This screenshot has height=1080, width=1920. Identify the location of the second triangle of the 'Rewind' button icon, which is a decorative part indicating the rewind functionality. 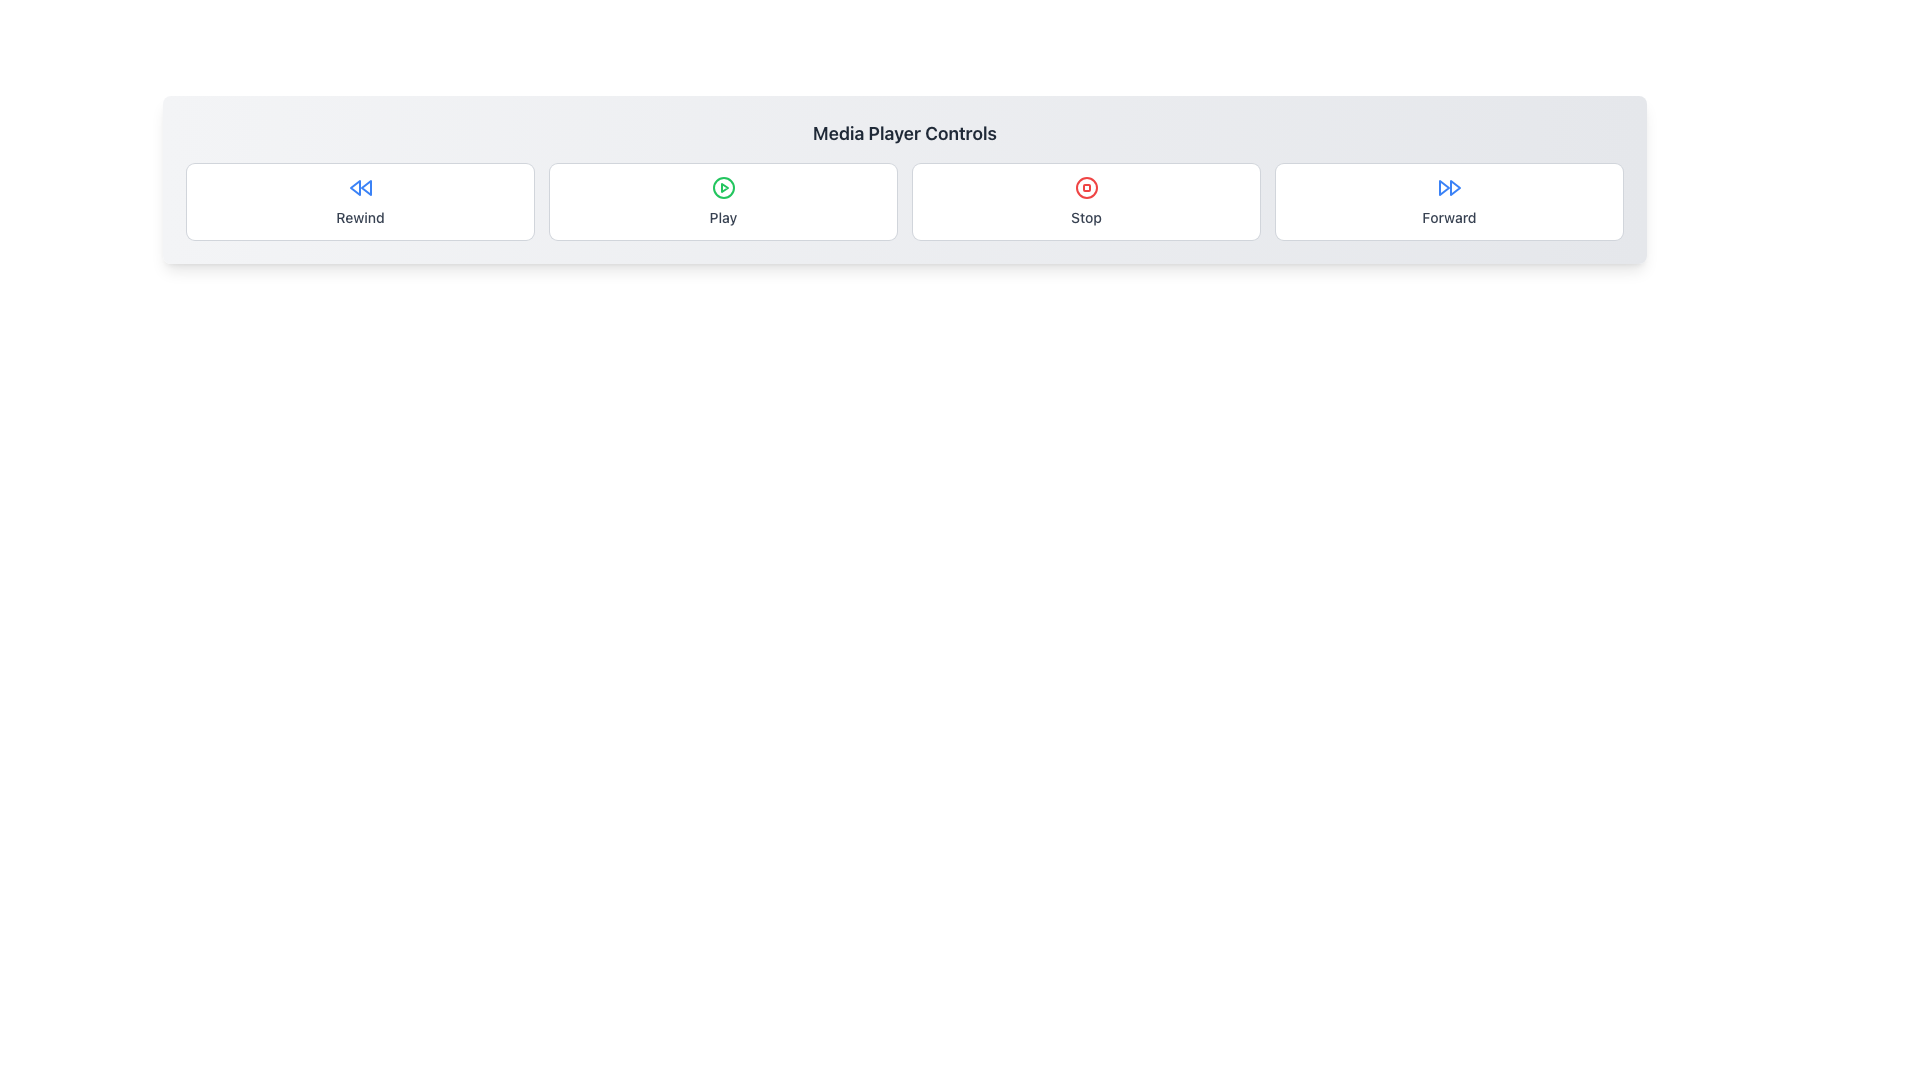
(365, 188).